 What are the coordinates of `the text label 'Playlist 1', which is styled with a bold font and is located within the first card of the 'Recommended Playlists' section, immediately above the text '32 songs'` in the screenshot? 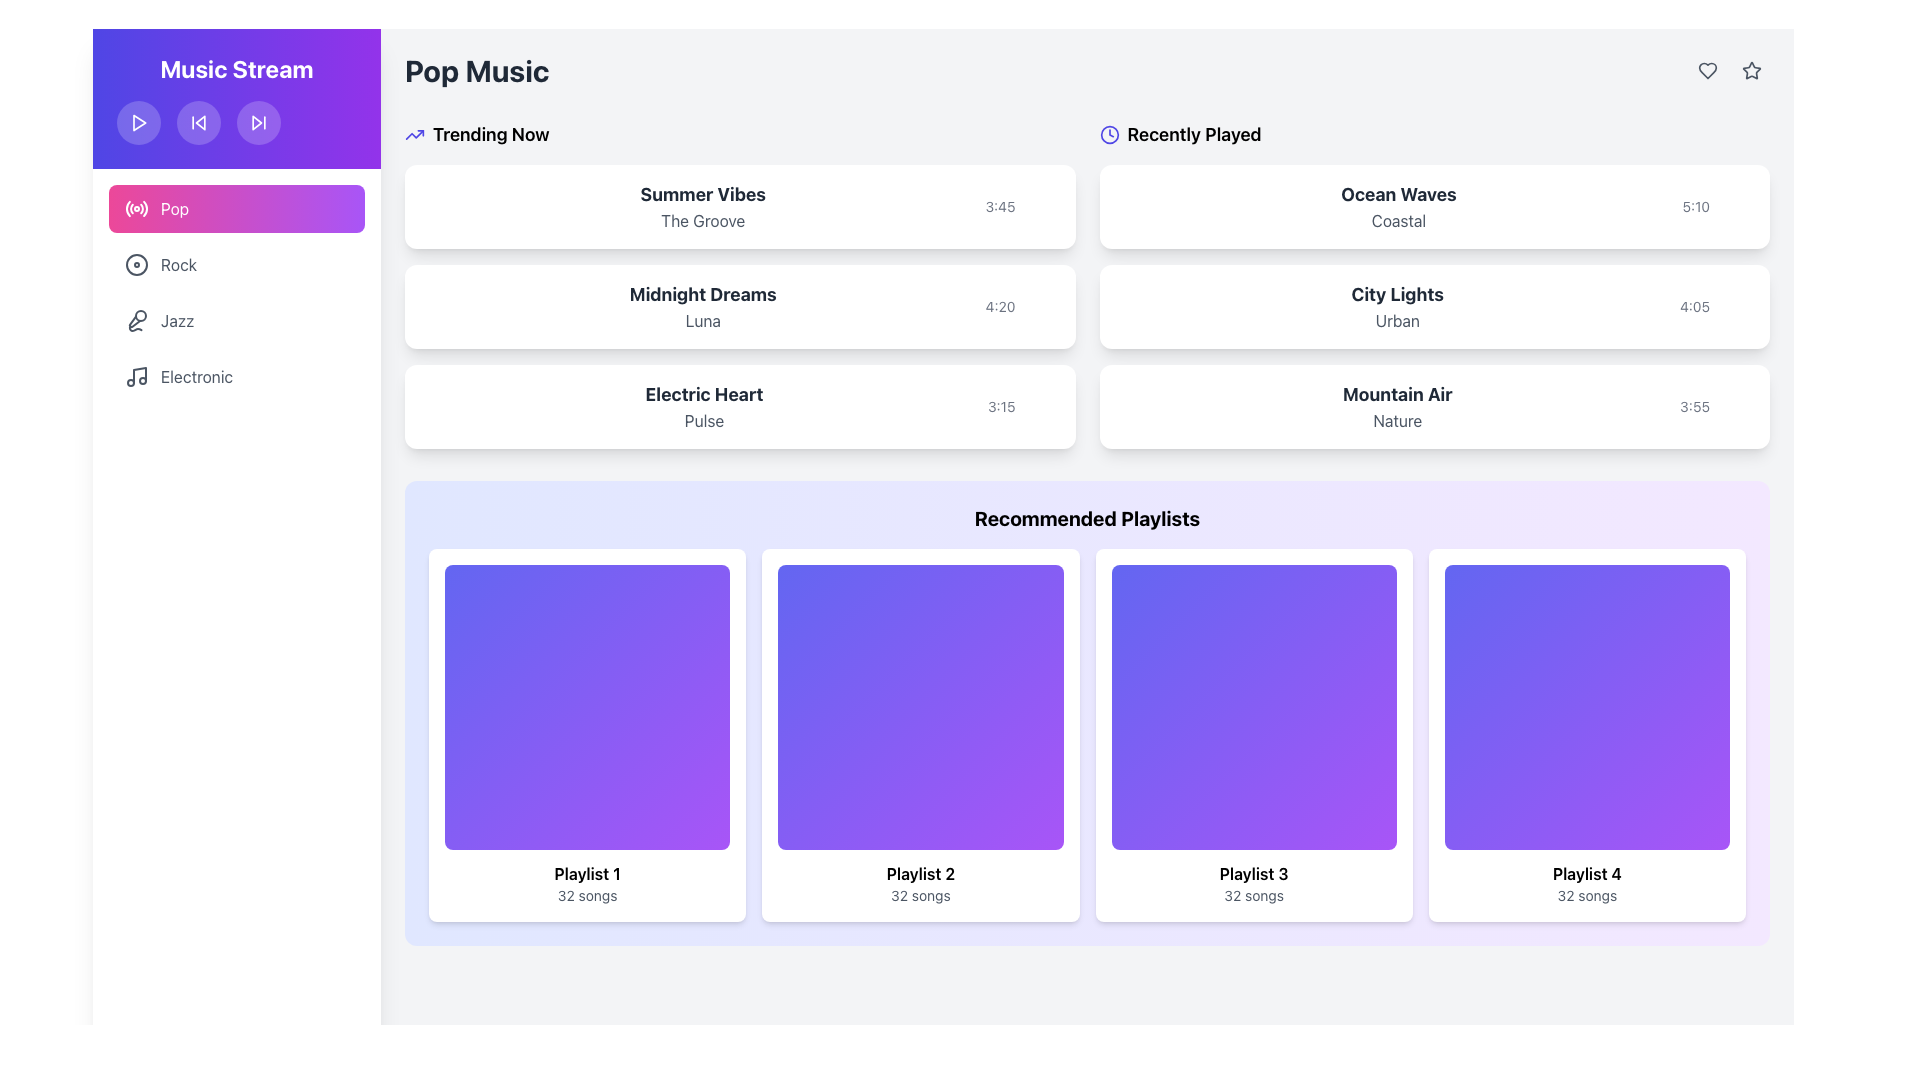 It's located at (586, 873).